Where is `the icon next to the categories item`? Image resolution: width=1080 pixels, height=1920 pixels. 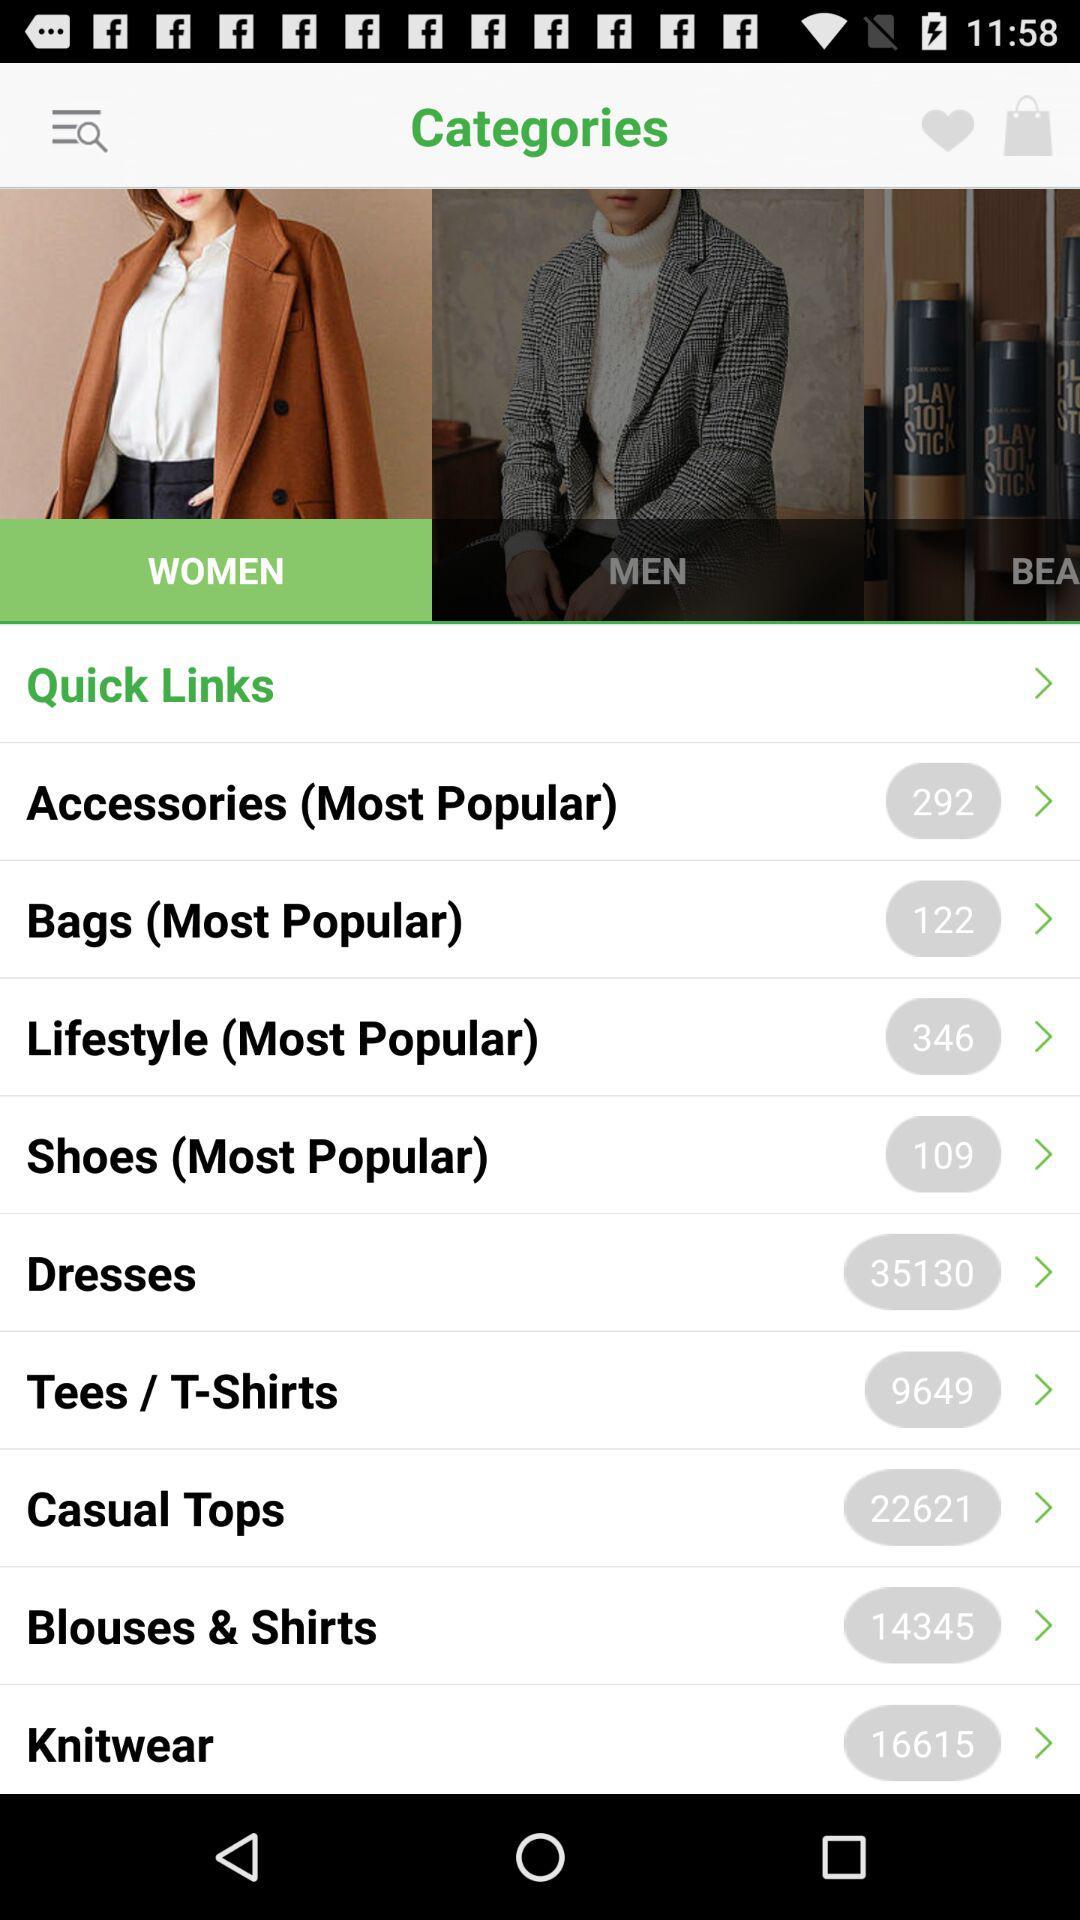
the icon next to the categories item is located at coordinates (80, 131).